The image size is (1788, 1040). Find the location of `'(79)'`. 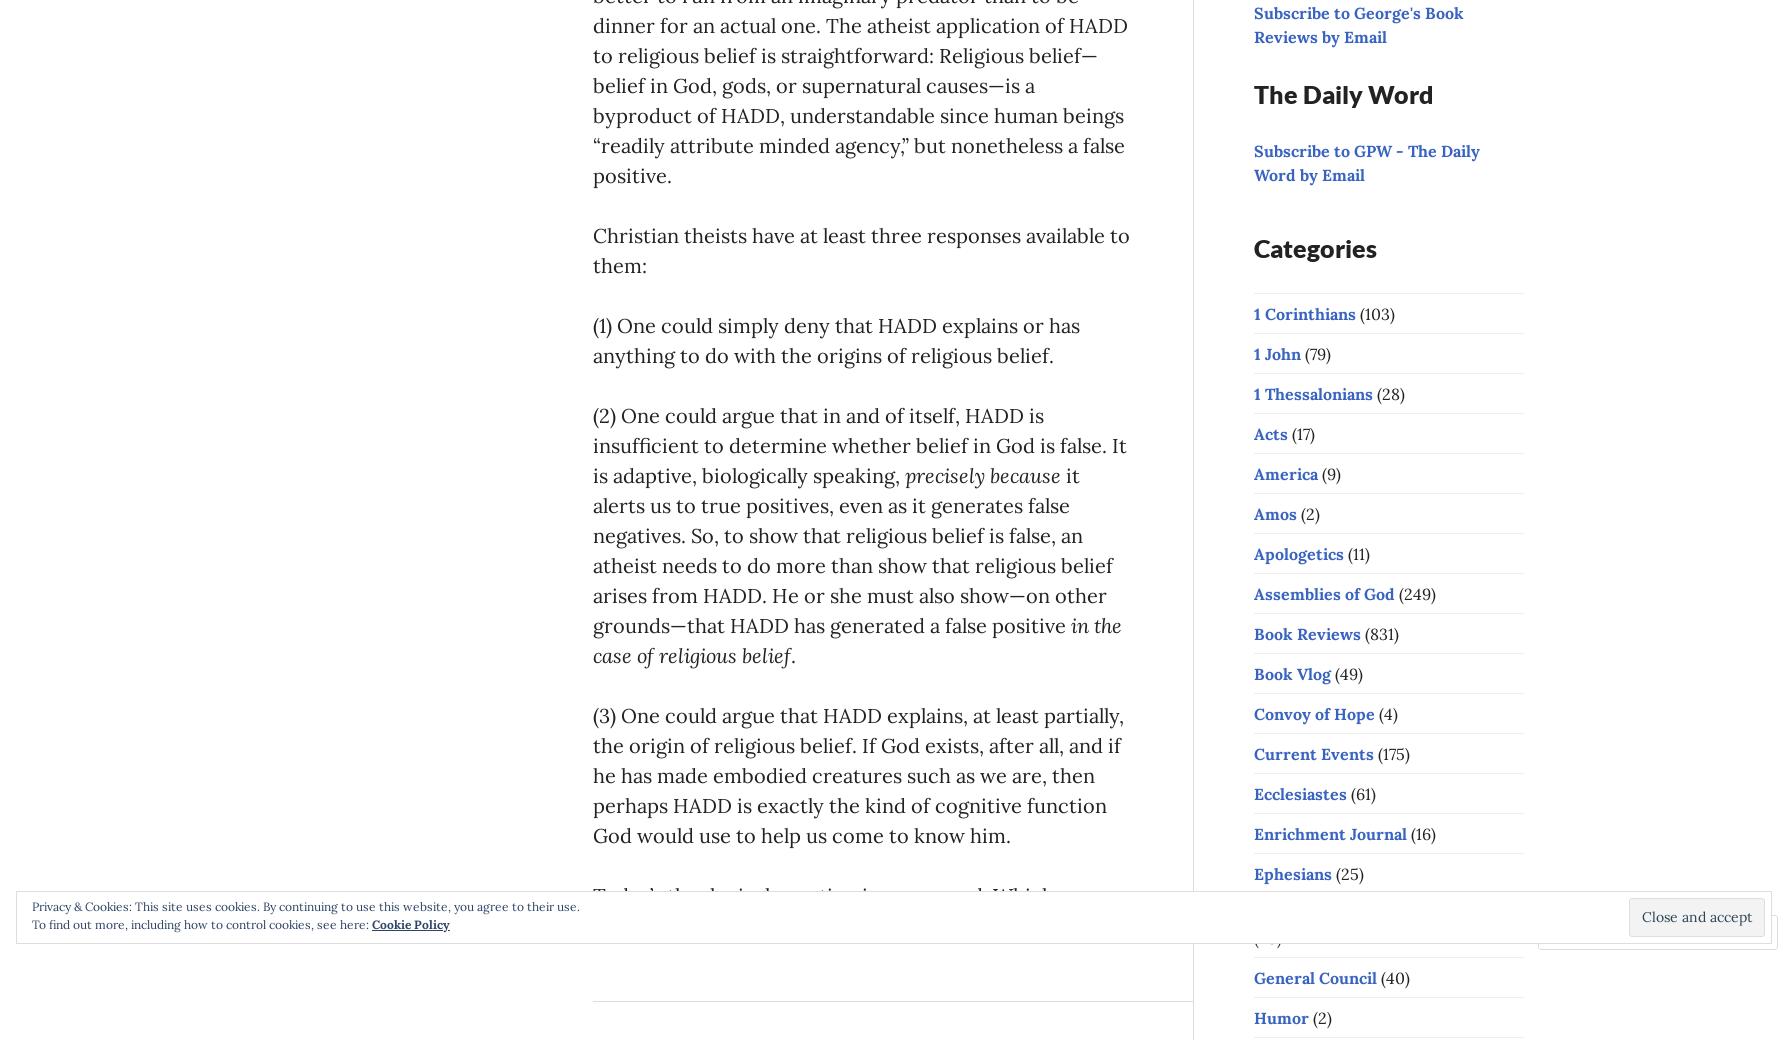

'(79)' is located at coordinates (1314, 351).